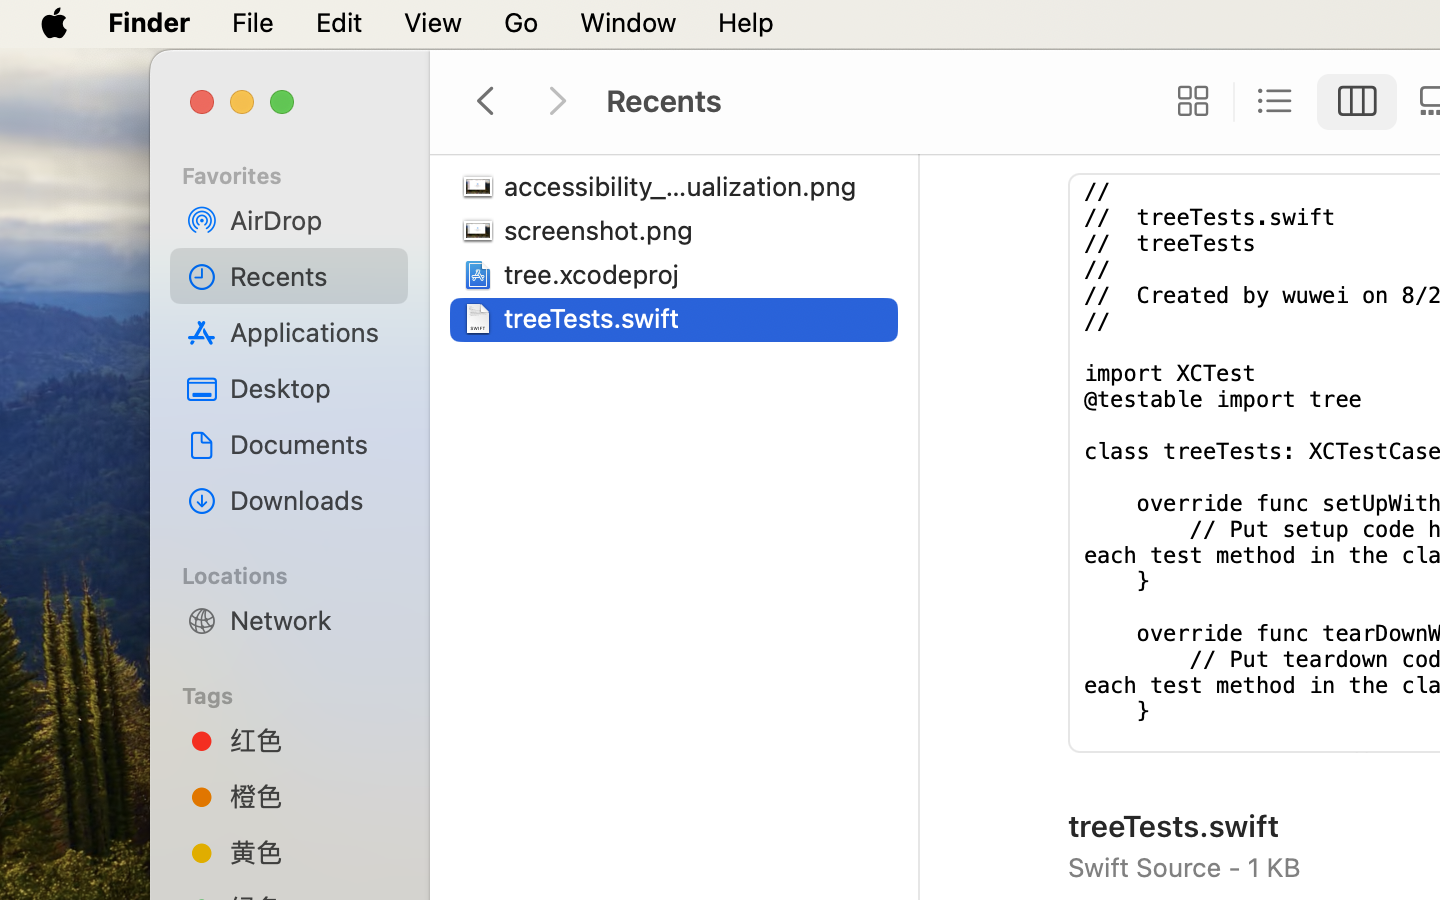 The width and height of the screenshot is (1440, 900). Describe the element at coordinates (601, 229) in the screenshot. I see `'screenshot.png'` at that location.